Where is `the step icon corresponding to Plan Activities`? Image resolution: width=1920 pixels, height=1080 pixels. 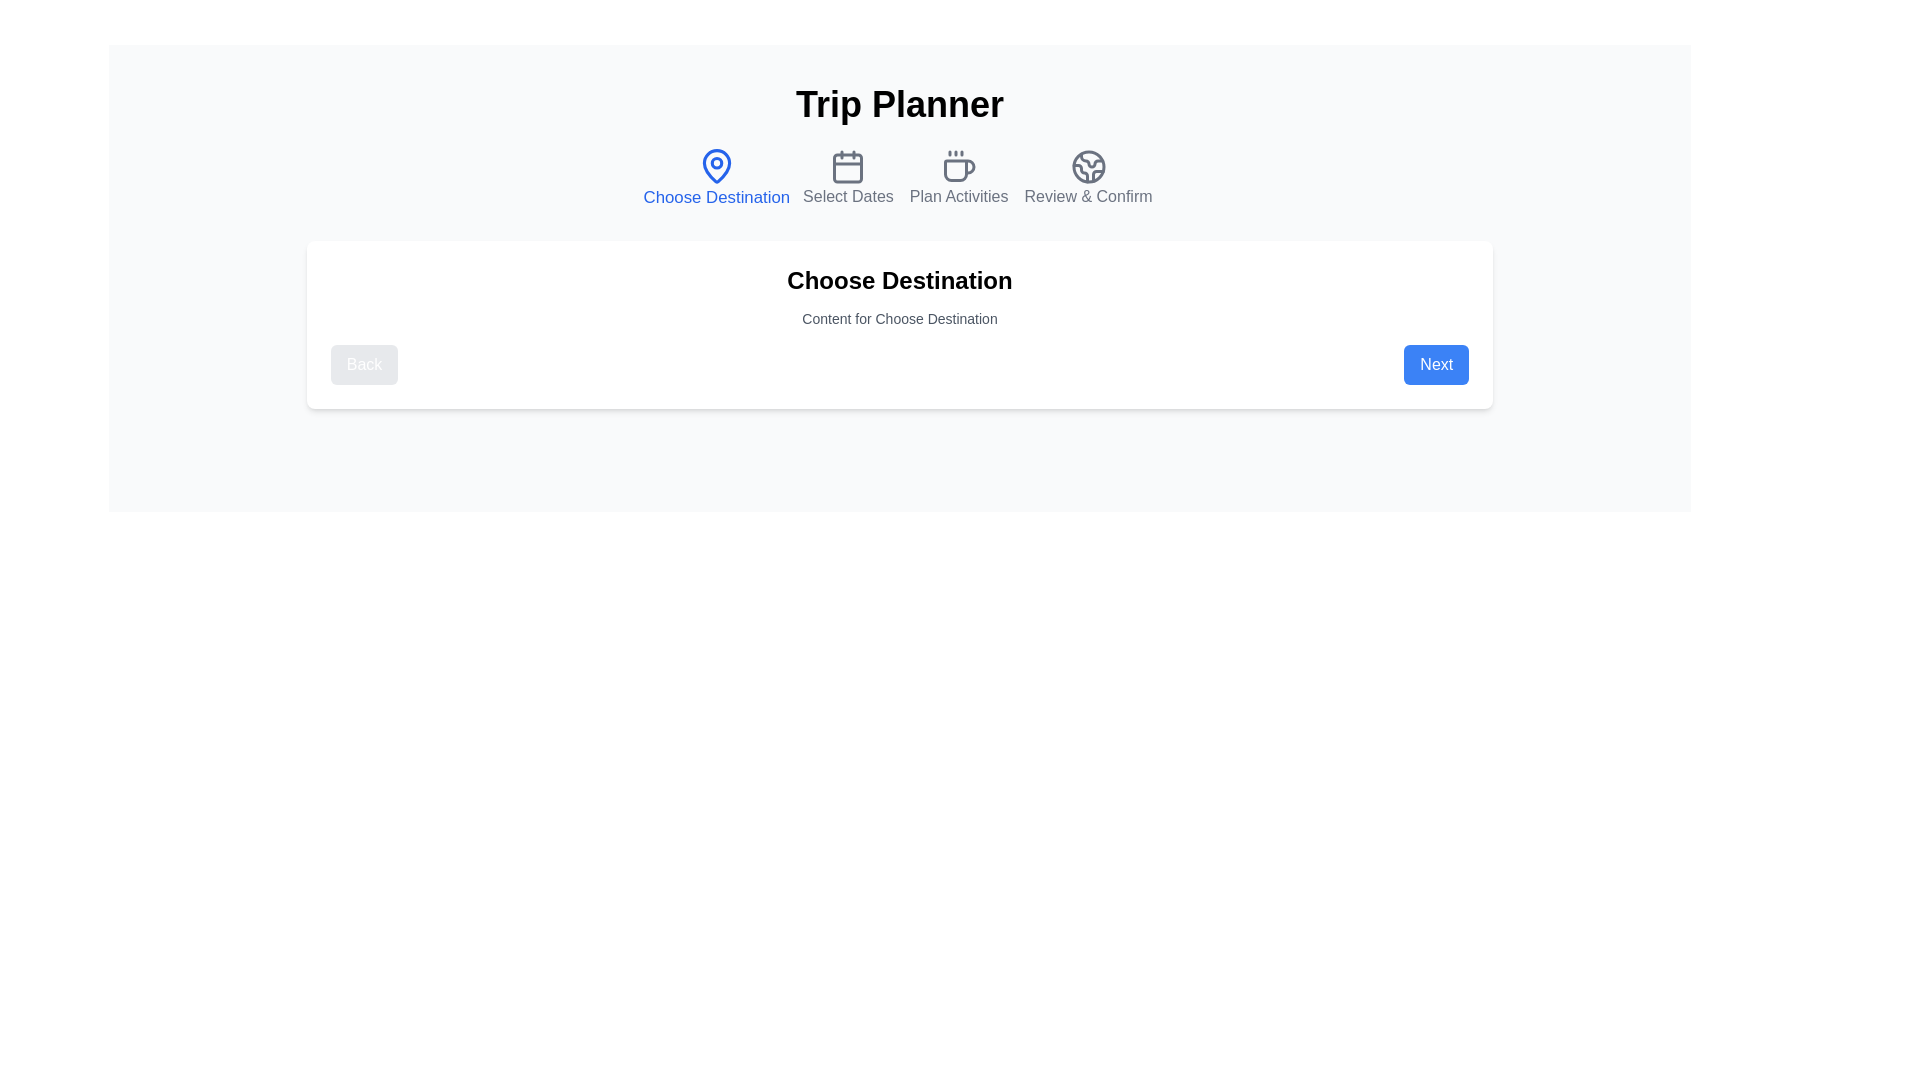 the step icon corresponding to Plan Activities is located at coordinates (958, 177).